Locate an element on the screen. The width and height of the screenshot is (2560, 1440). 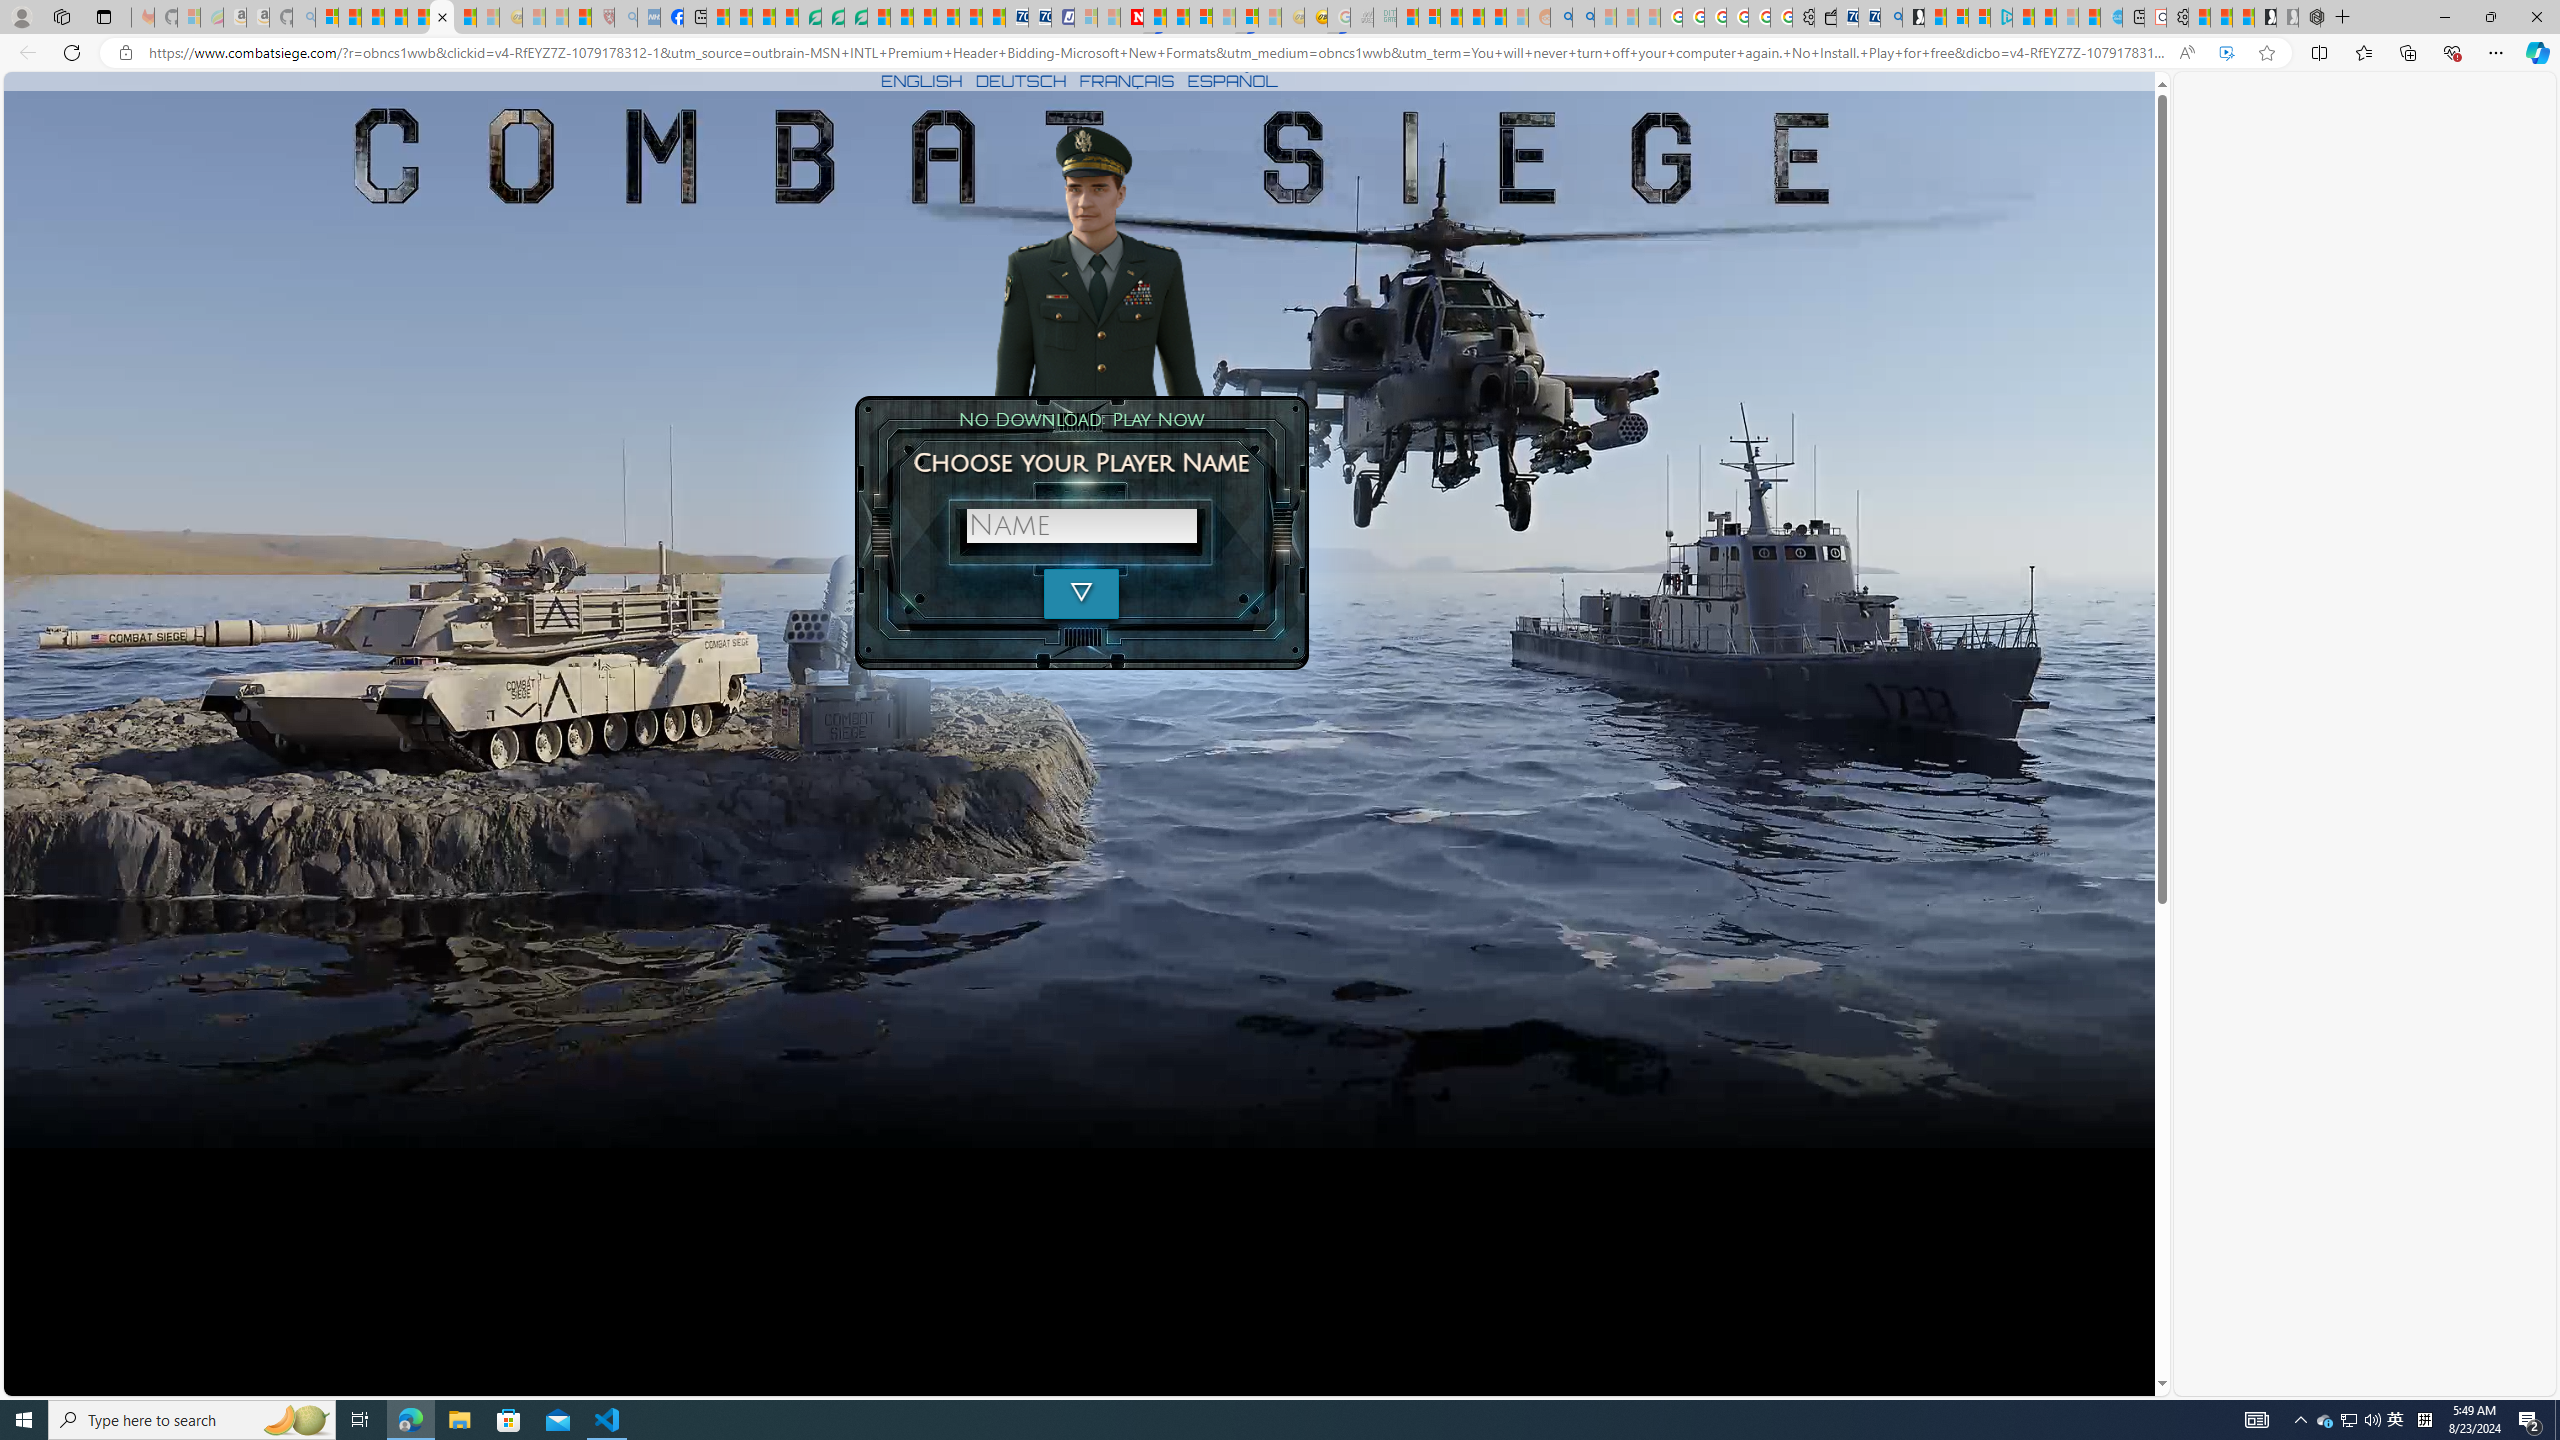
'Wallet' is located at coordinates (1825, 16).